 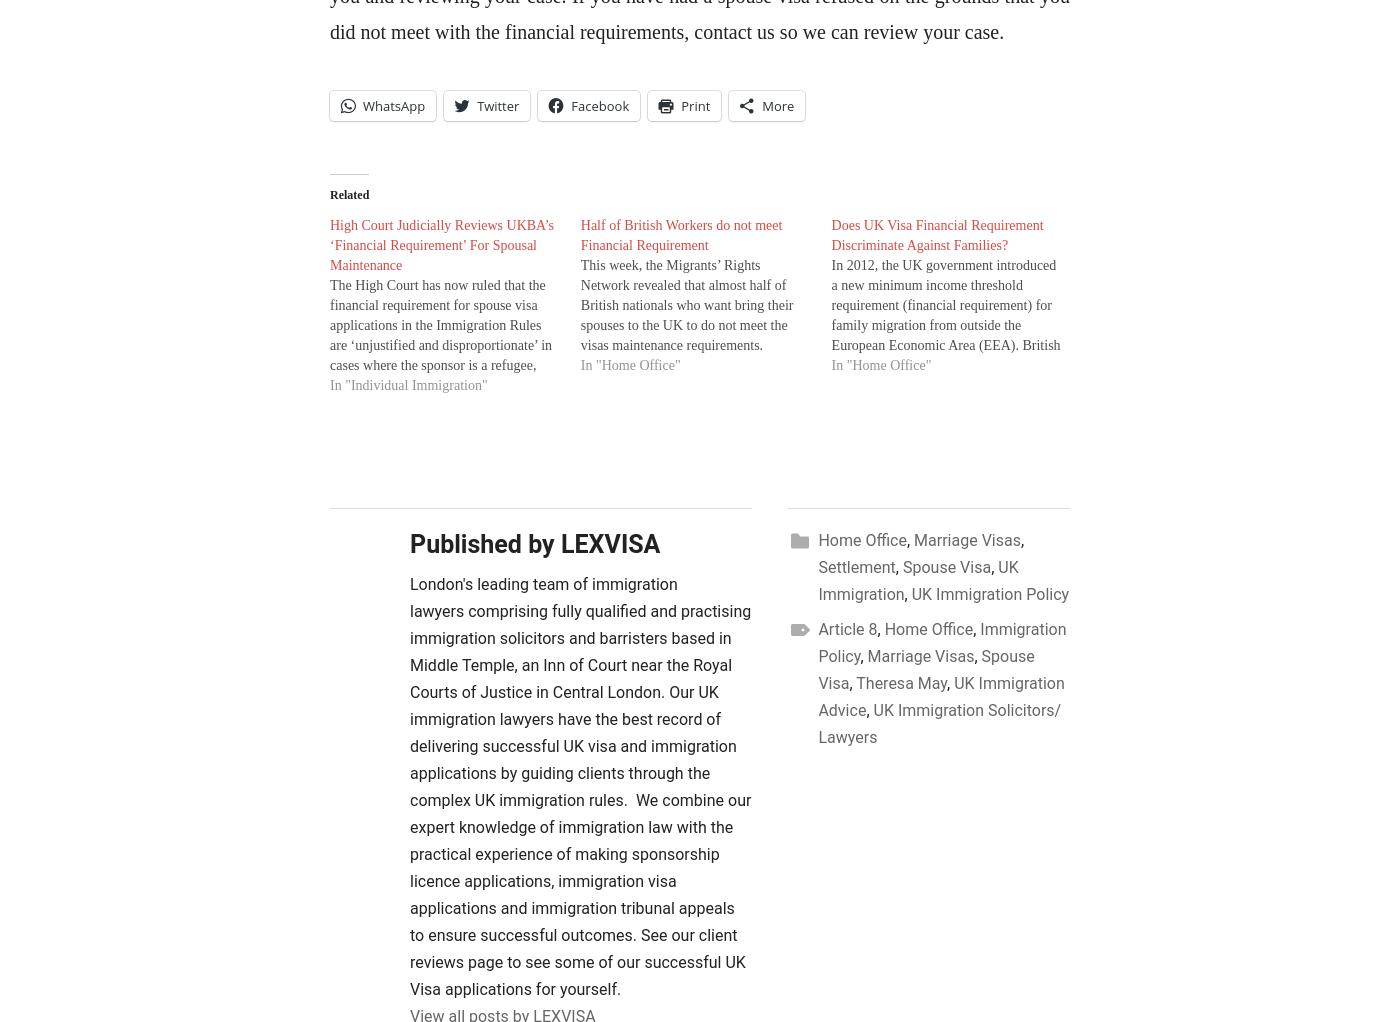 What do you see at coordinates (410, 786) in the screenshot?
I see `'London's leading team of immigration lawyers comprising fully qualified and practising immigration solicitors and barristers based in Middle Temple, an Inn of Court near the Royal Courts of Justice in Central London.
Our UK immigration lawyers have the best record of delivering successful UK visa and immigration applications by guiding clients through the complex UK immigration rules. 
We combine our expert knowledge of immigration law with the practical experience of making sponsorship licence applications, immigration visa applications and immigration tribunal appeals to ensure successful outcomes.
See our client reviews page to see some of our successful UK Visa applications for yourself.'` at bounding box center [410, 786].